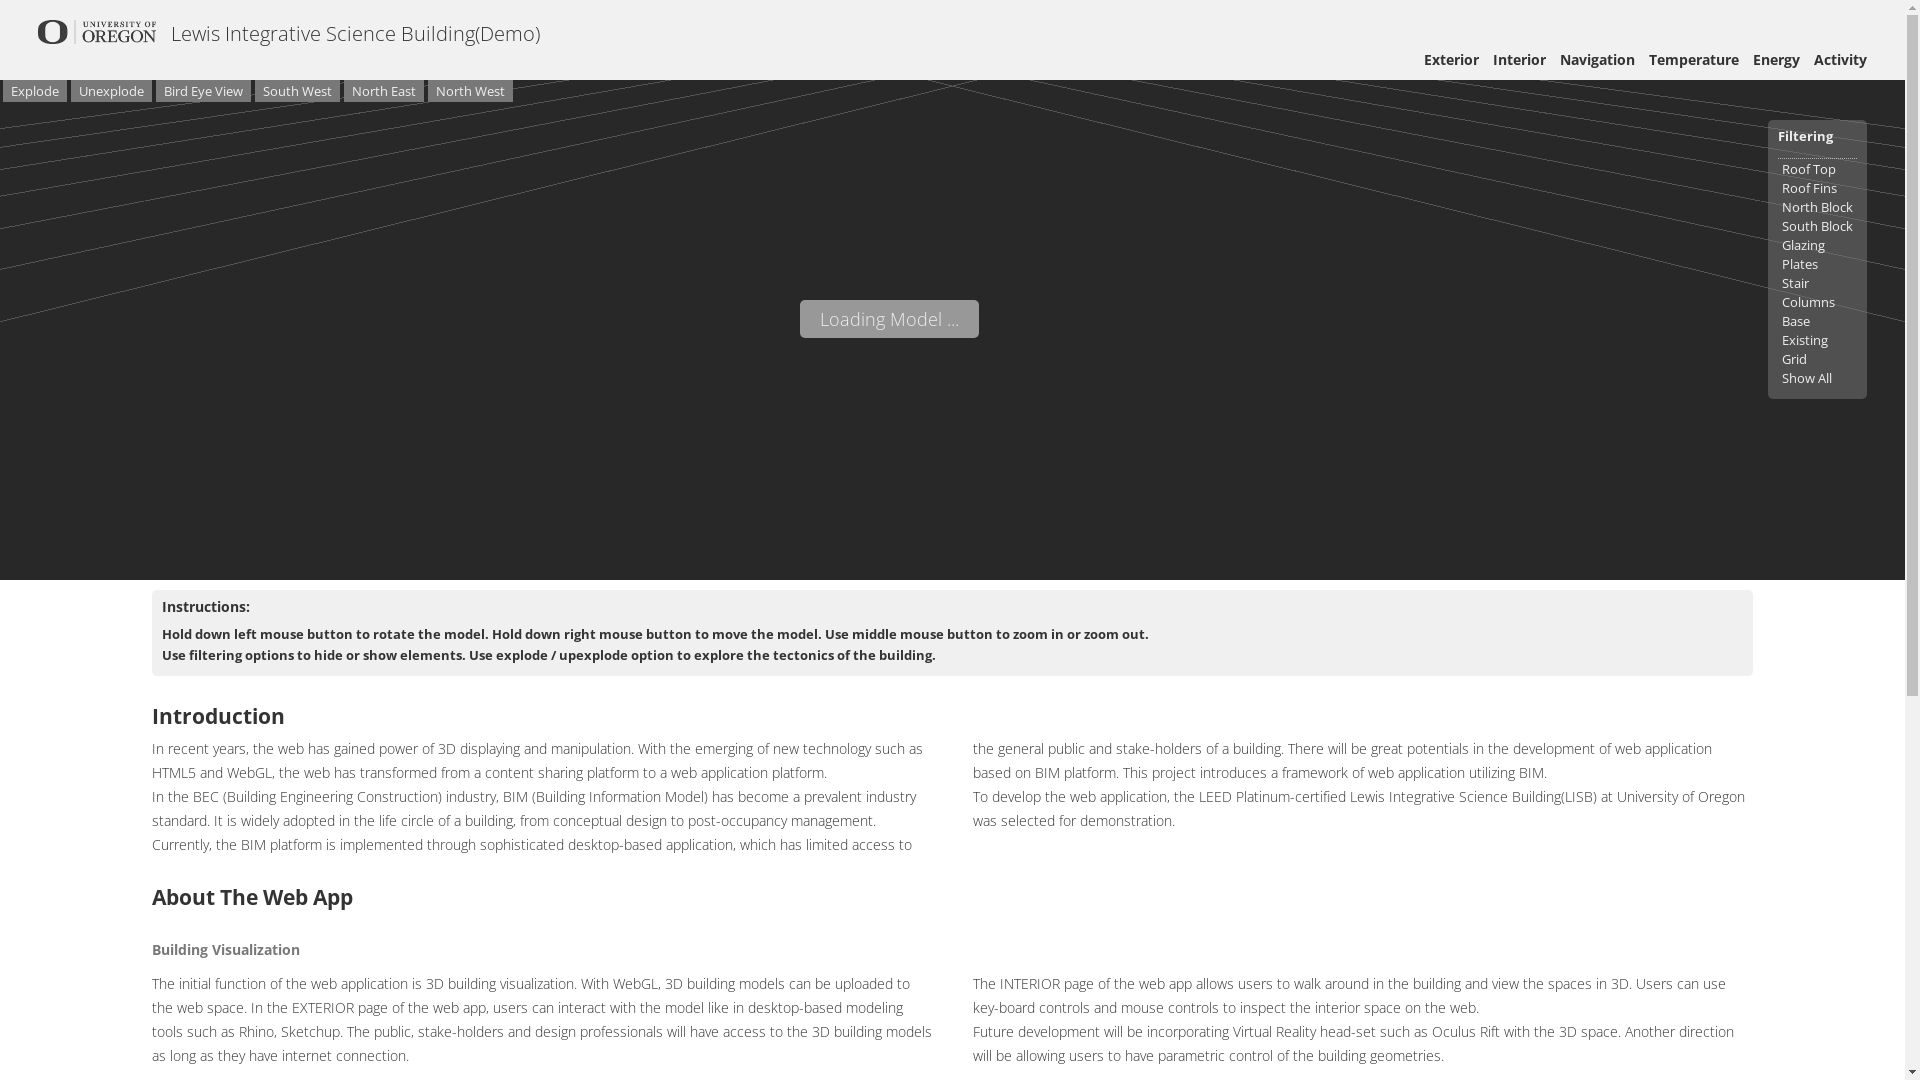 The height and width of the screenshot is (1080, 1920). What do you see at coordinates (1596, 58) in the screenshot?
I see `'Navigation'` at bounding box center [1596, 58].